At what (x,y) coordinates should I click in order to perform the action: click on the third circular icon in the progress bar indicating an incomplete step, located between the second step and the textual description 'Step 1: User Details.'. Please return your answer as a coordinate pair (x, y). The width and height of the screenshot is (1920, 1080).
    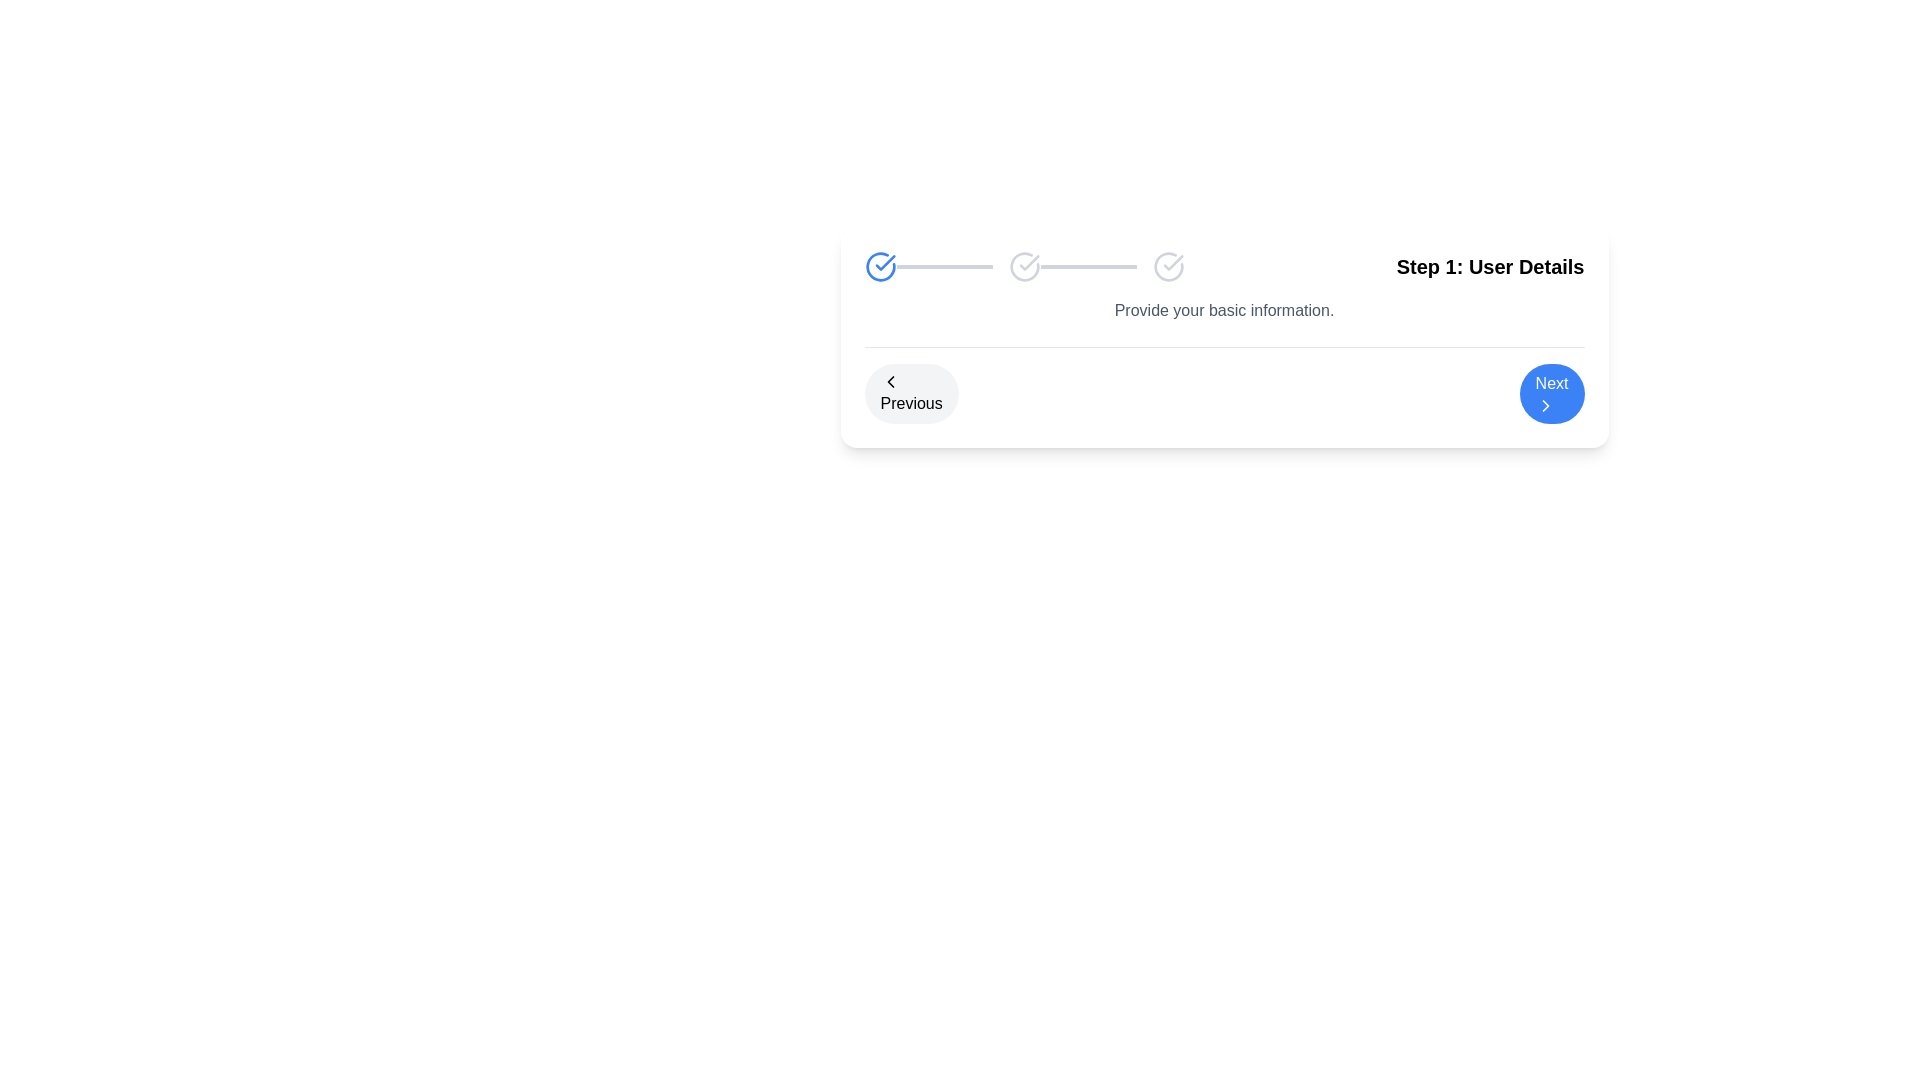
    Looking at the image, I should click on (1168, 265).